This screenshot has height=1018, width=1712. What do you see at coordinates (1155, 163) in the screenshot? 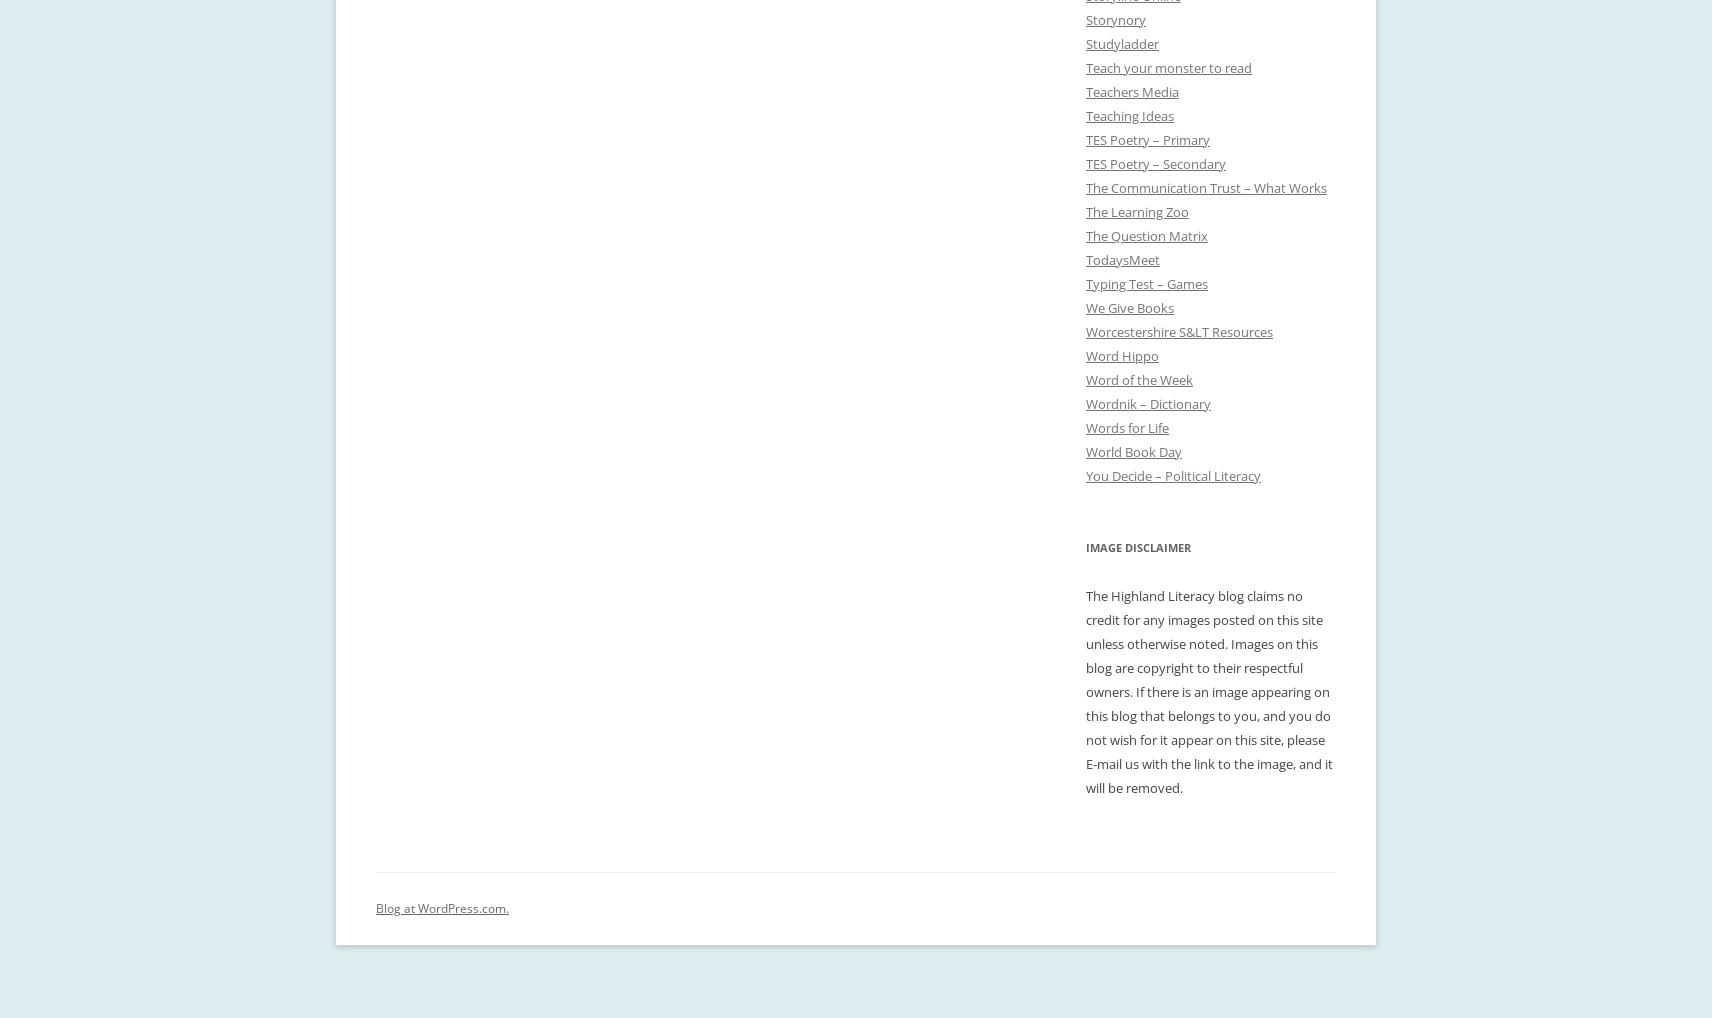
I see `'TES Poetry – Secondary'` at bounding box center [1155, 163].